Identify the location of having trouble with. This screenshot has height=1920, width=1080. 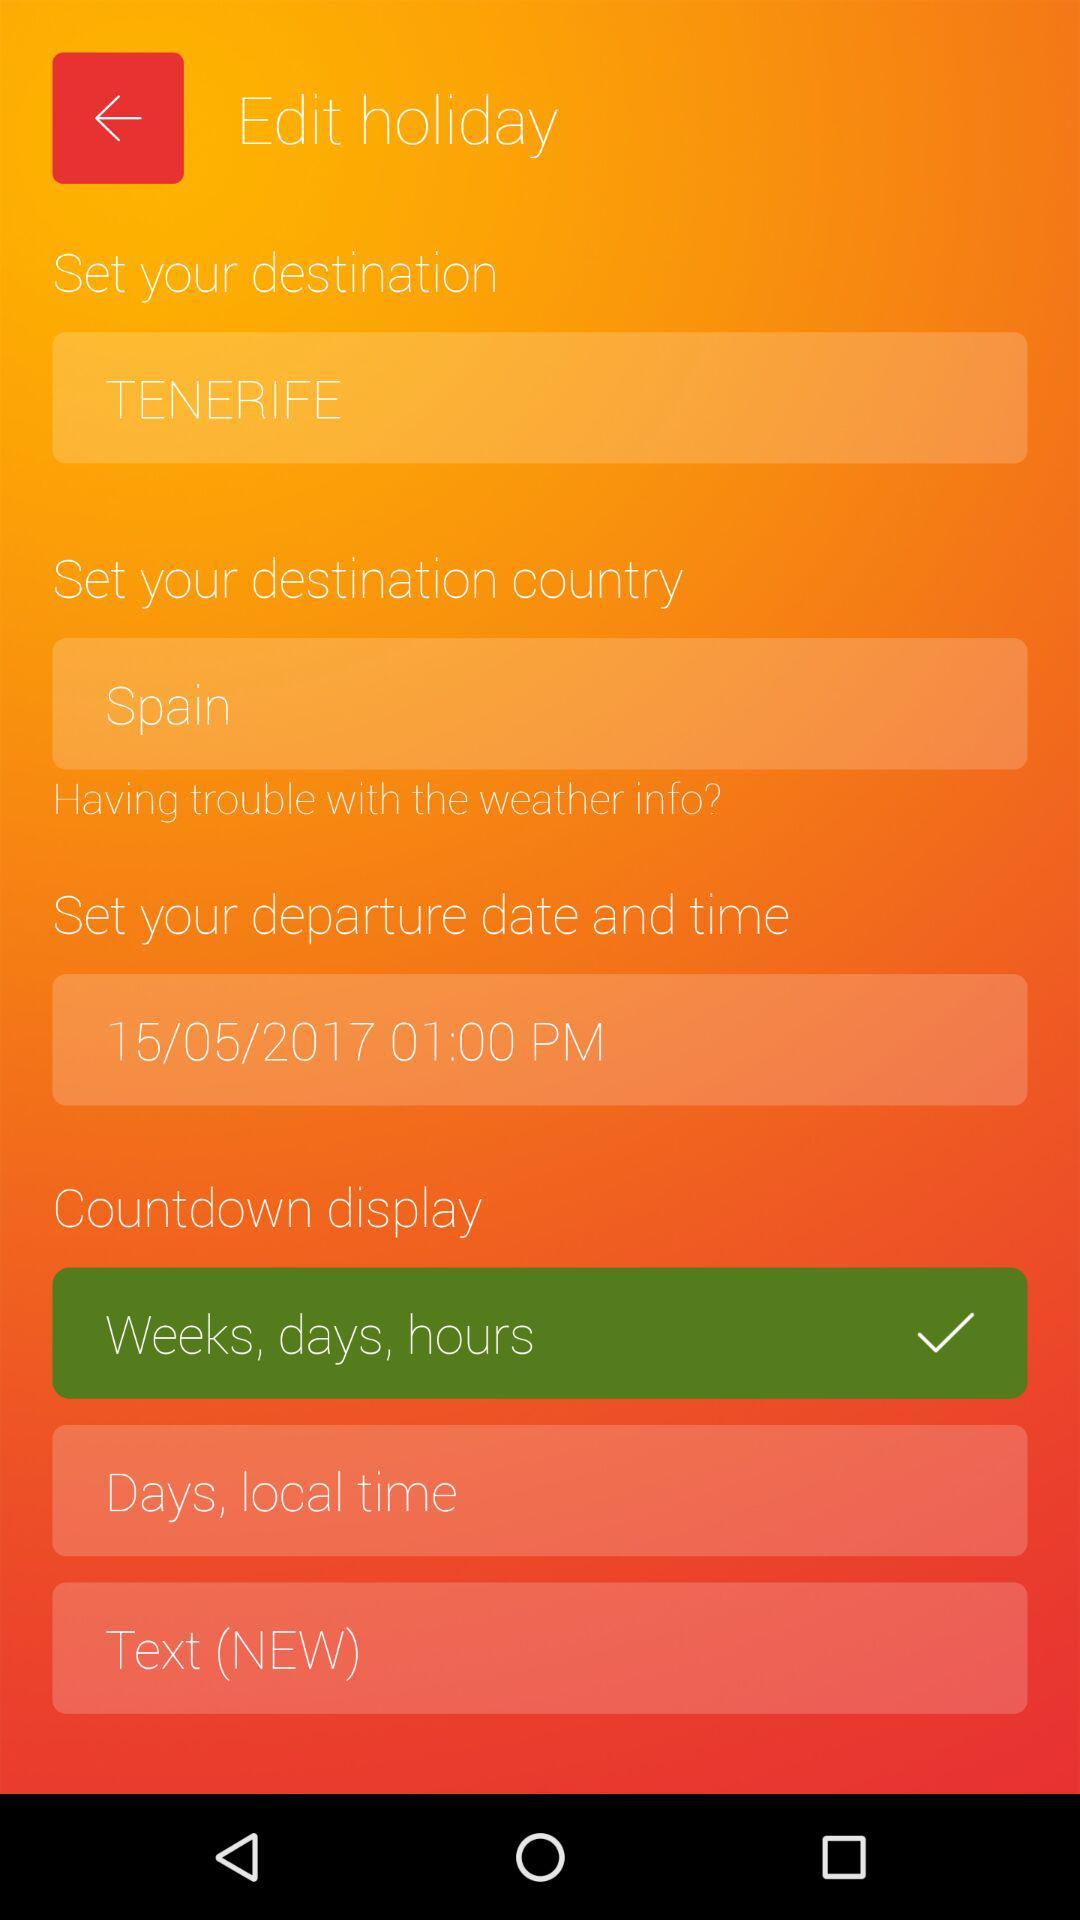
(540, 796).